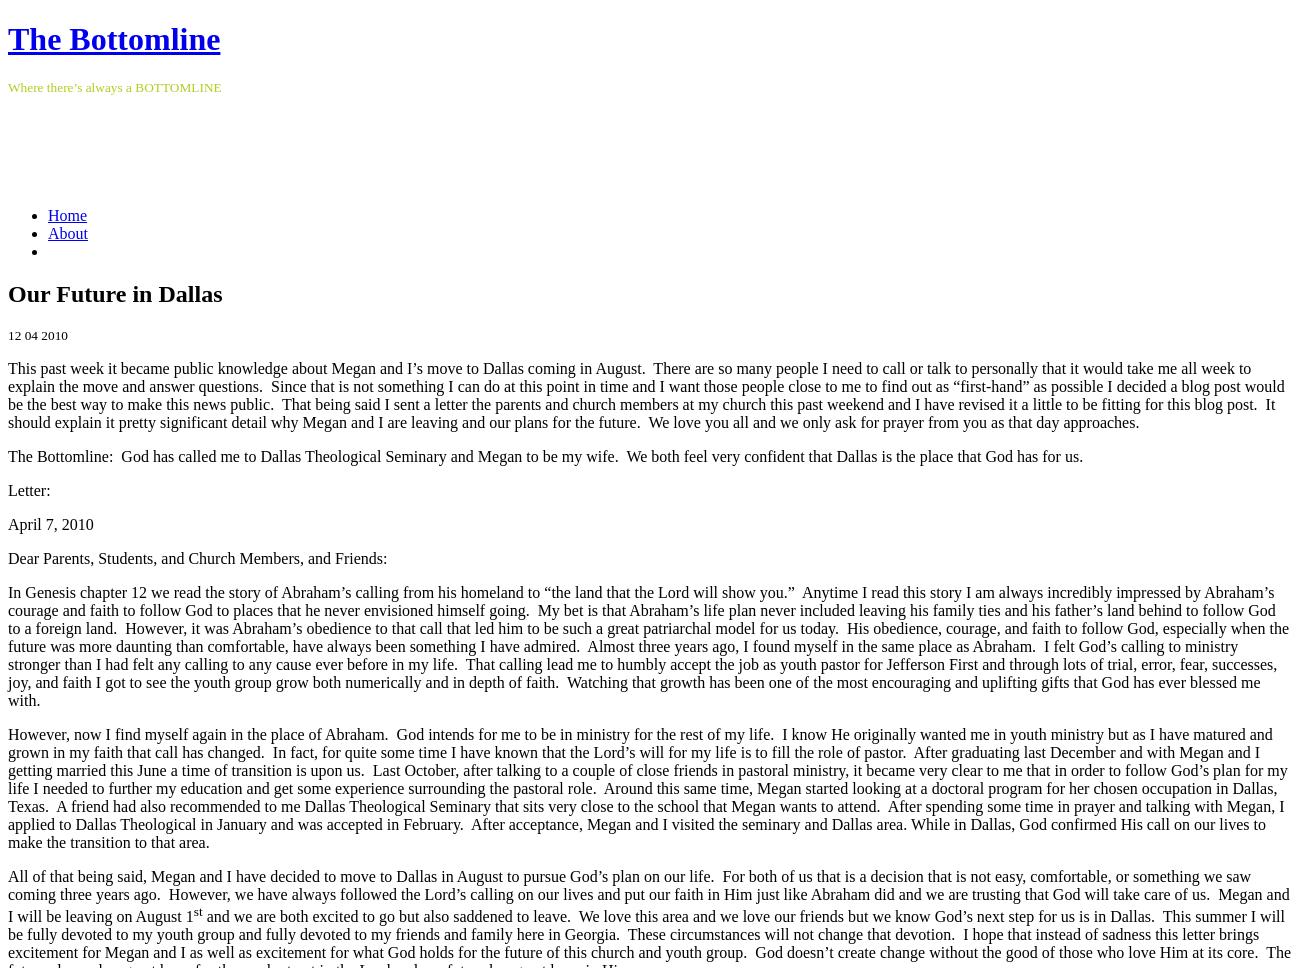 This screenshot has width=1300, height=968. What do you see at coordinates (53, 334) in the screenshot?
I see `'2010'` at bounding box center [53, 334].